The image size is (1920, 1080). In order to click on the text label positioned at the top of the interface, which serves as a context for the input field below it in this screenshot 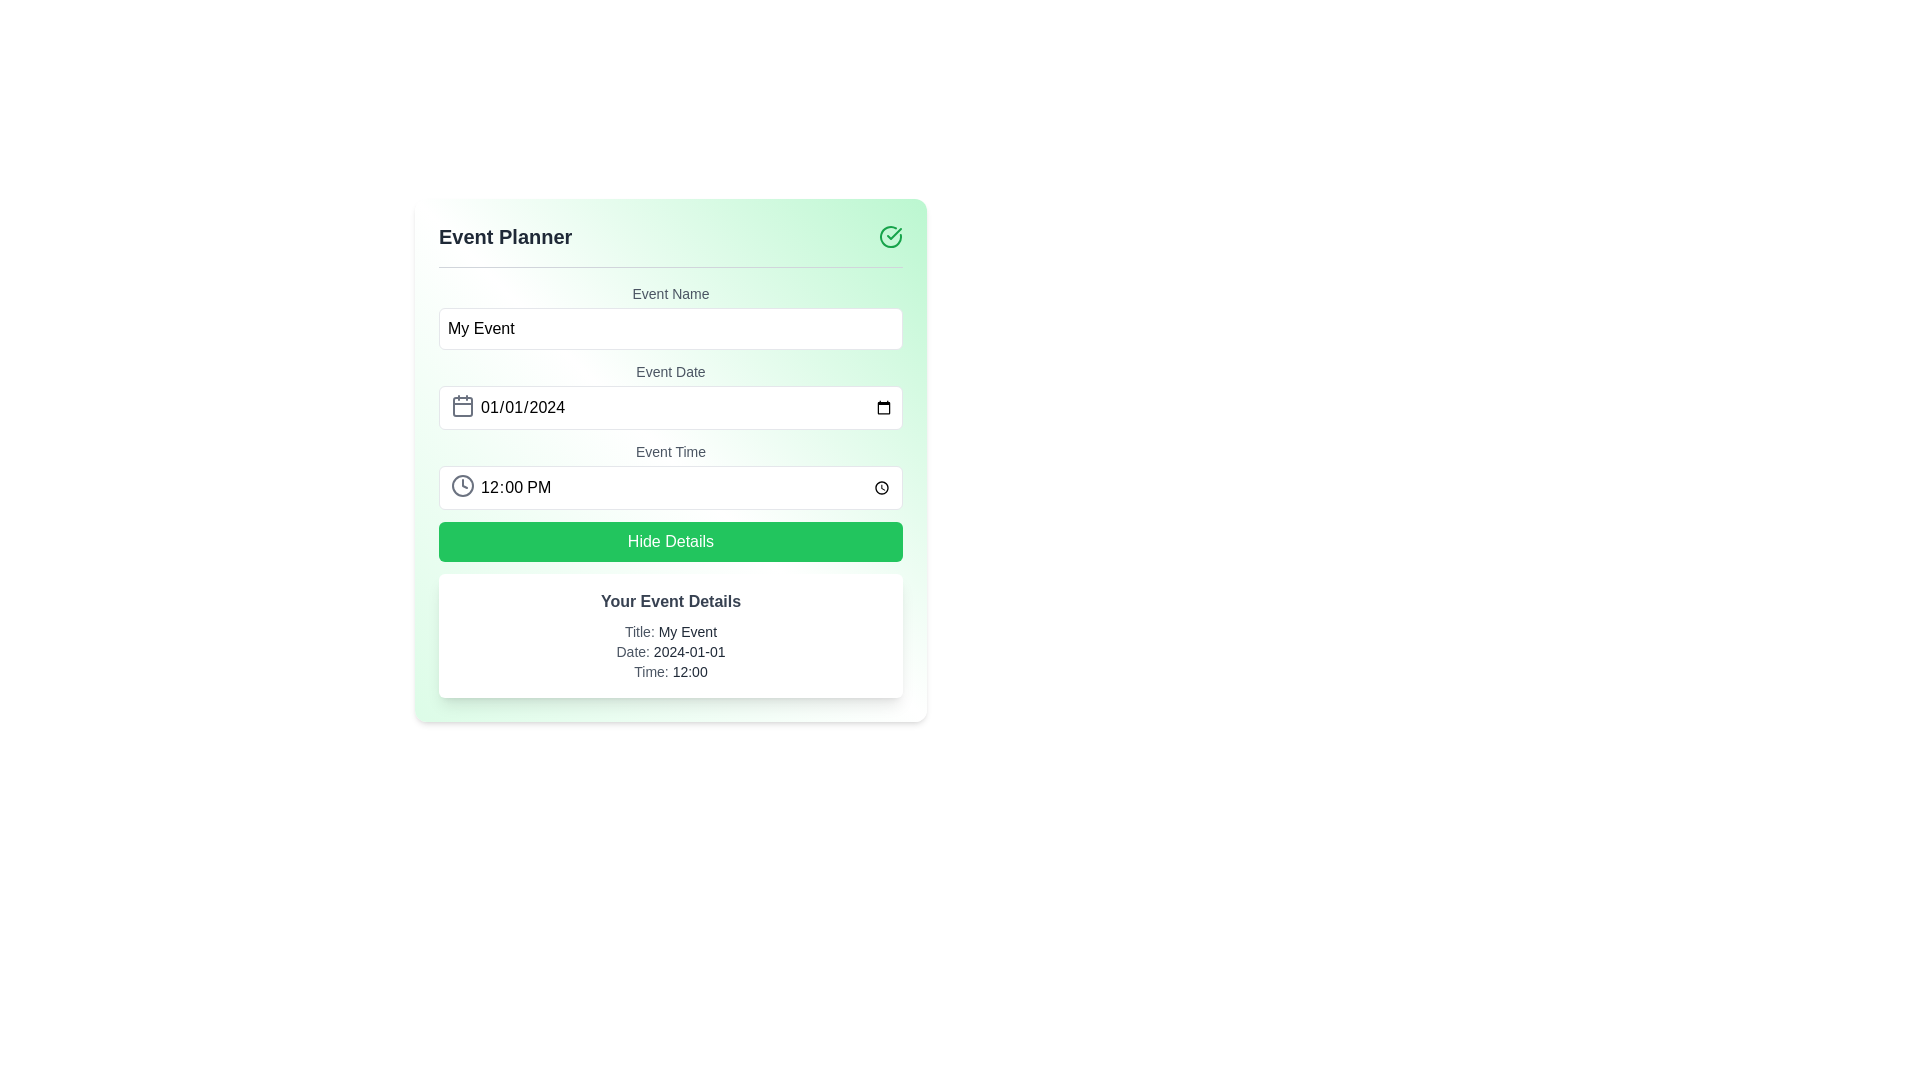, I will do `click(671, 293)`.